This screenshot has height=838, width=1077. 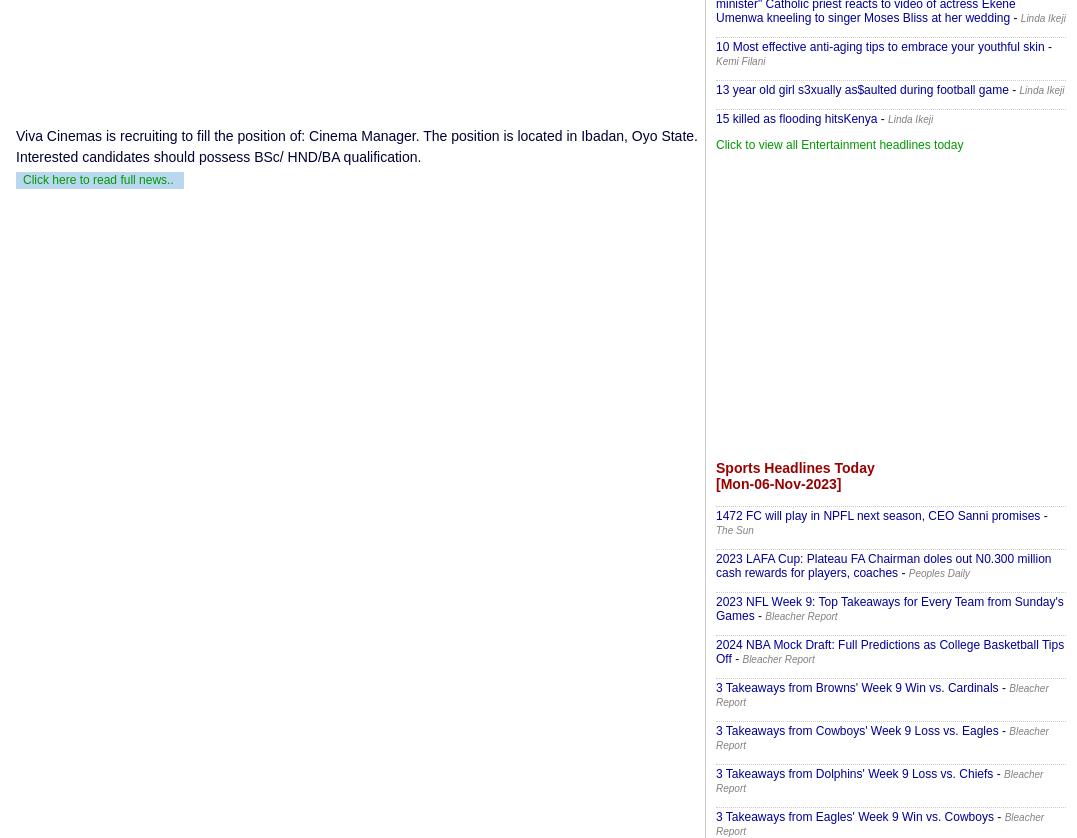 I want to click on 'Sports Headlines Today', so click(x=795, y=468).